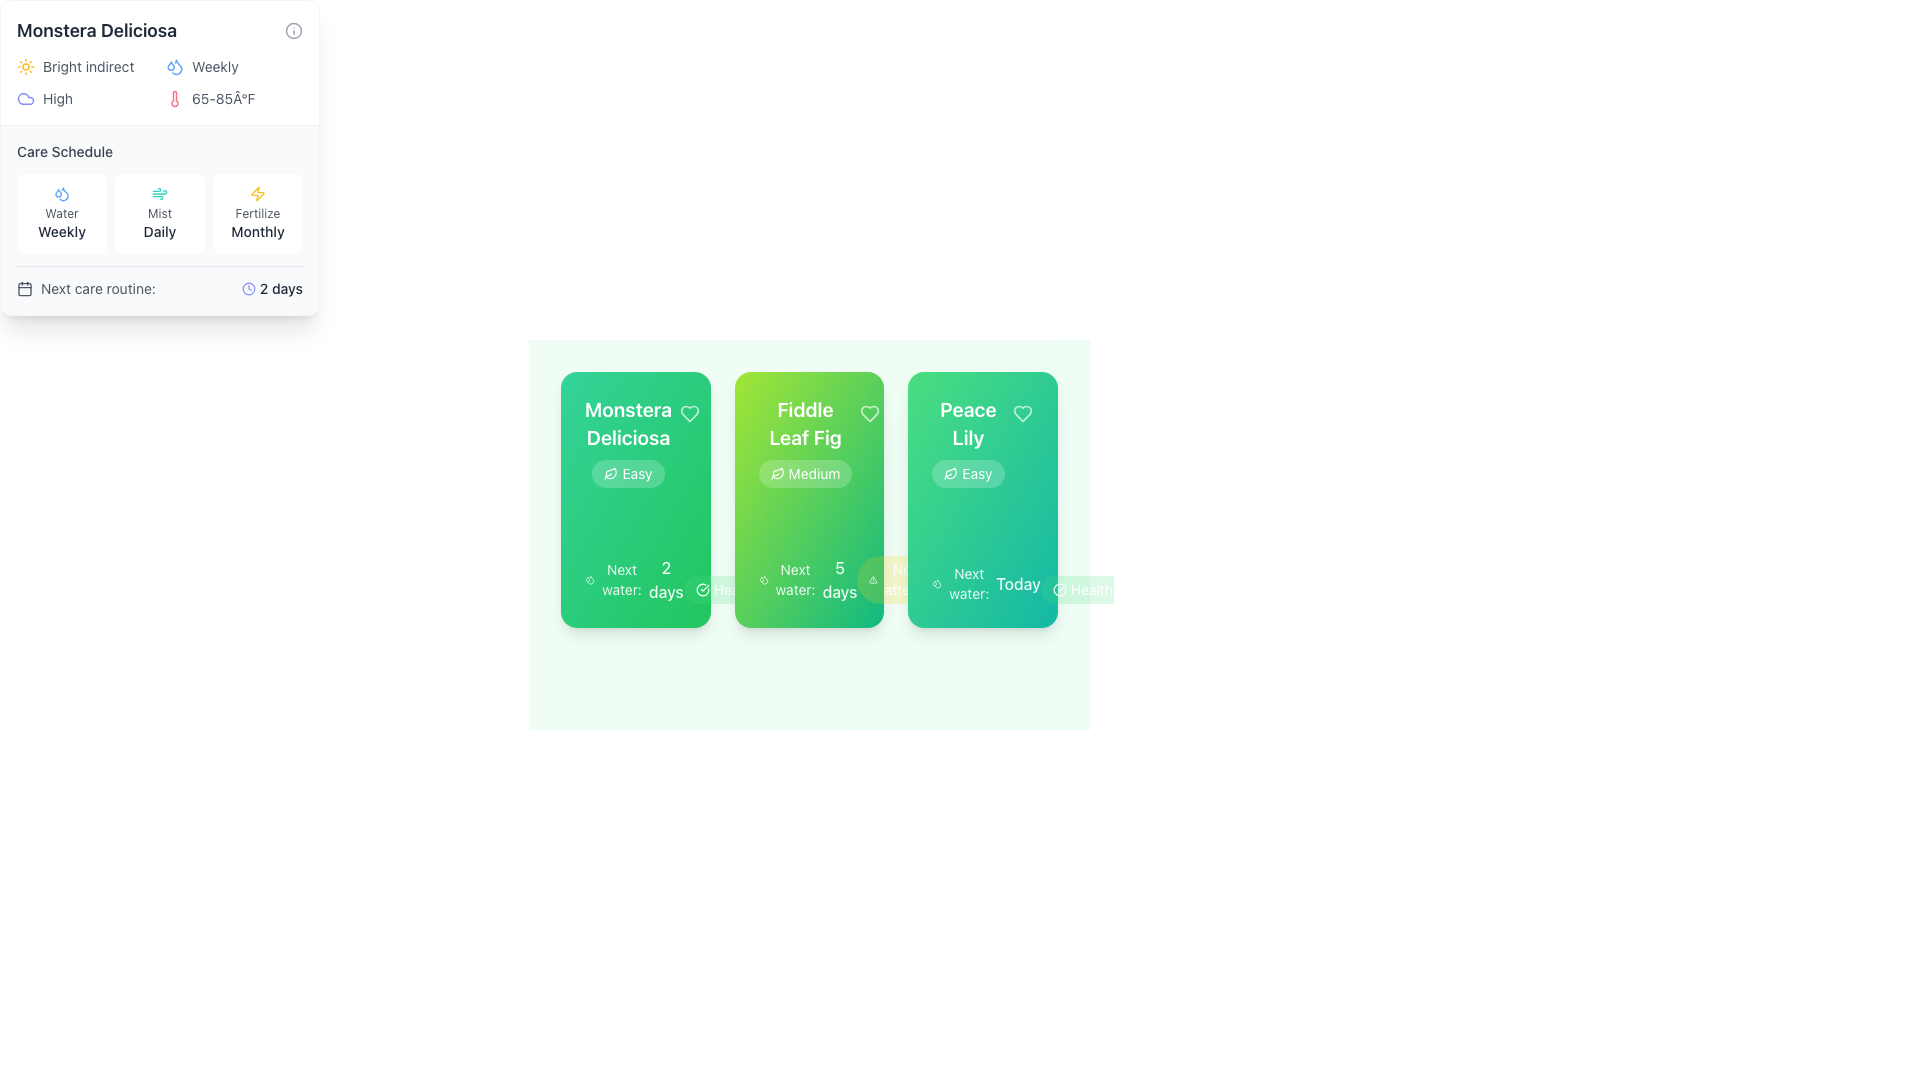 Image resolution: width=1920 pixels, height=1080 pixels. Describe the element at coordinates (968, 474) in the screenshot. I see `the label indicating that the 'Peace Lily' is 'Easy' to care for, located within the third card titled 'Peace Lily', positioned below the title` at that location.